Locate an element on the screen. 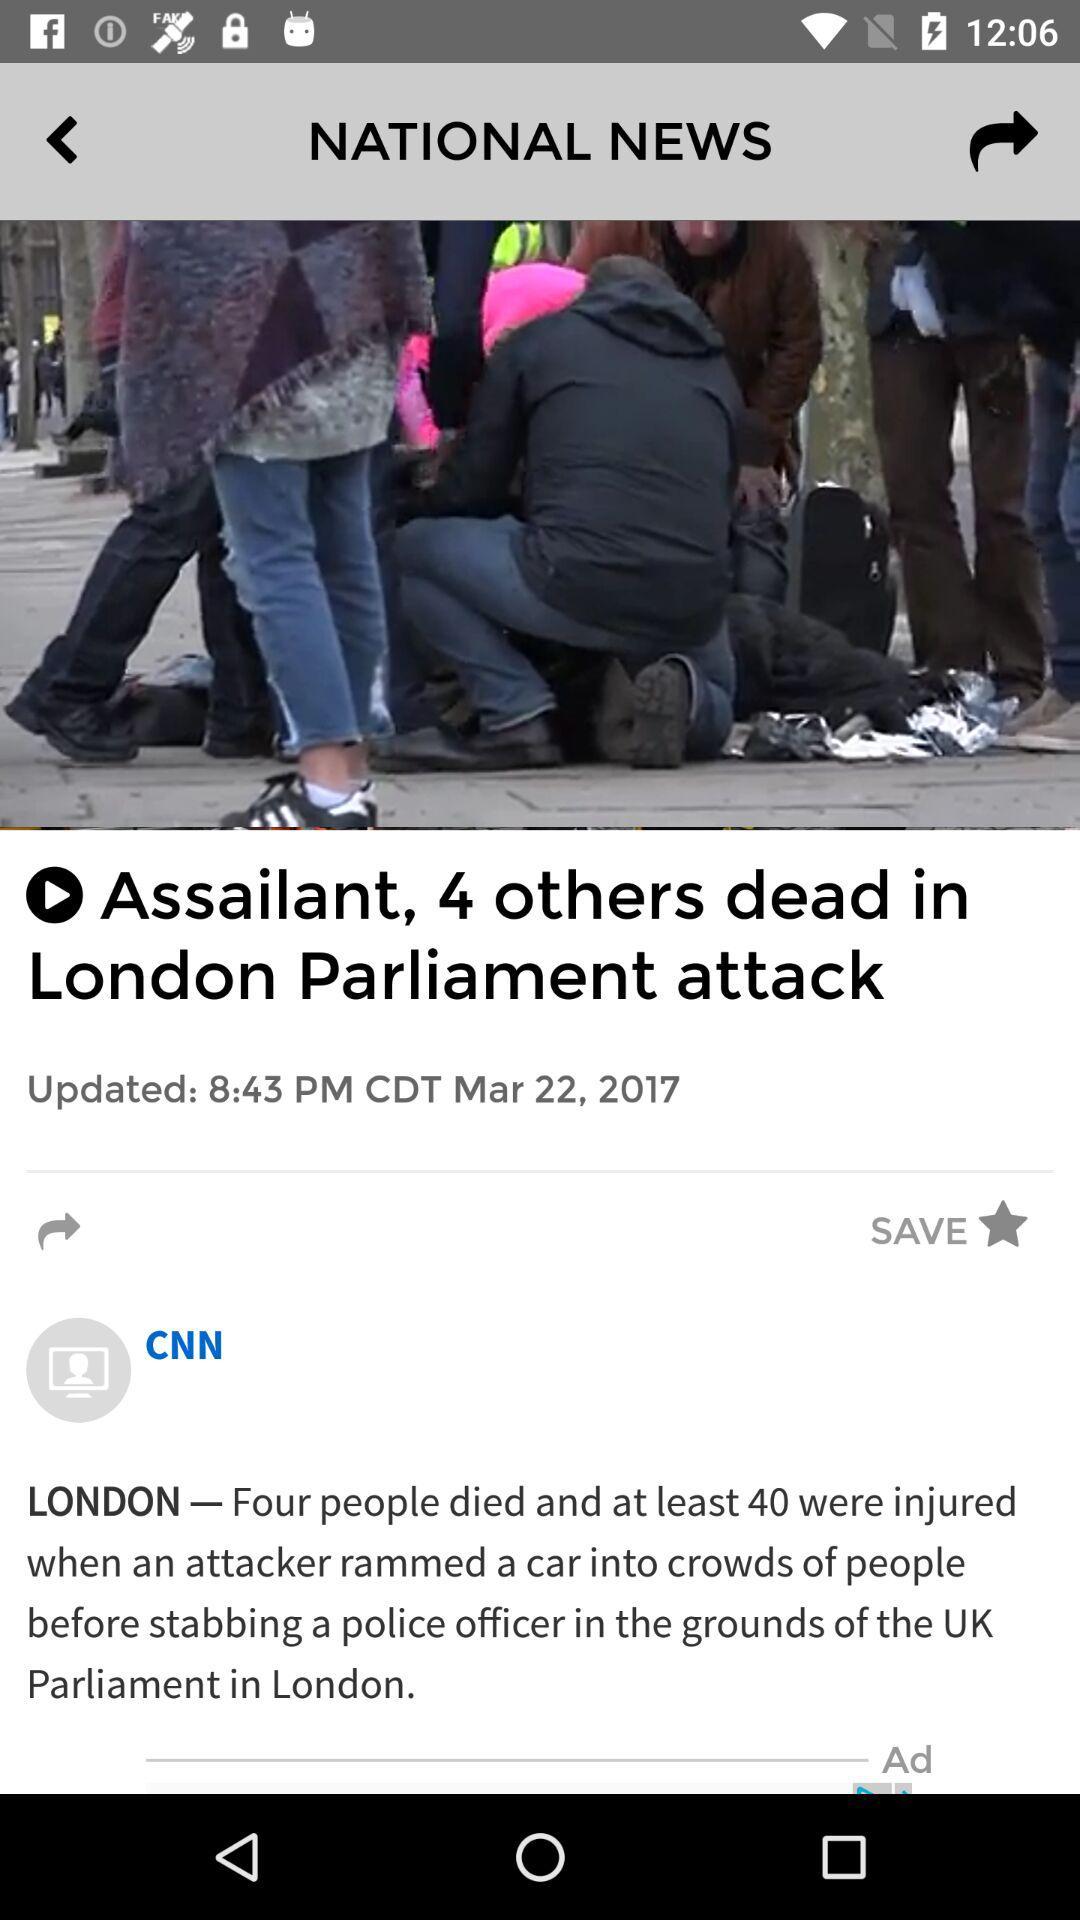 This screenshot has width=1080, height=1920. item next to national news icon is located at coordinates (107, 140).